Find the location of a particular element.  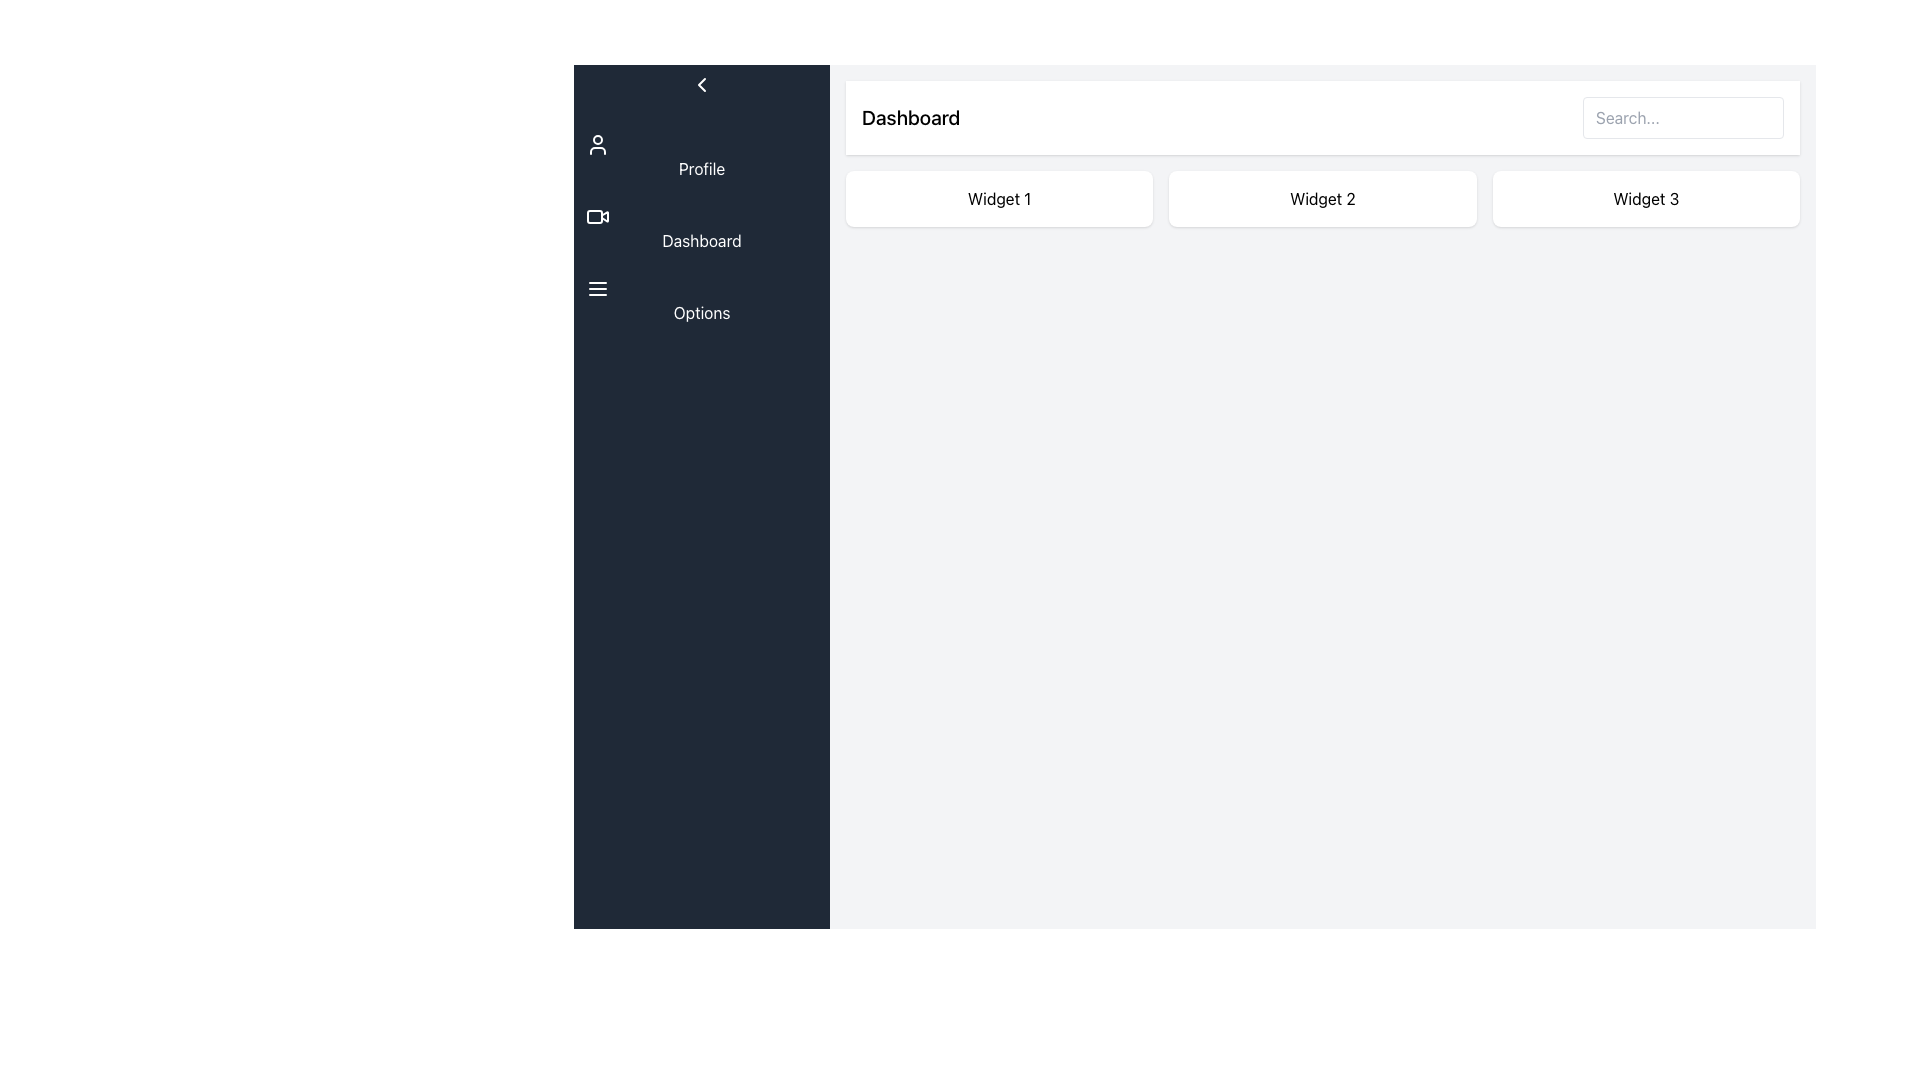

the topmost Chevron arrow icon located at the top-left corner of the left-side navigation panel is located at coordinates (701, 83).